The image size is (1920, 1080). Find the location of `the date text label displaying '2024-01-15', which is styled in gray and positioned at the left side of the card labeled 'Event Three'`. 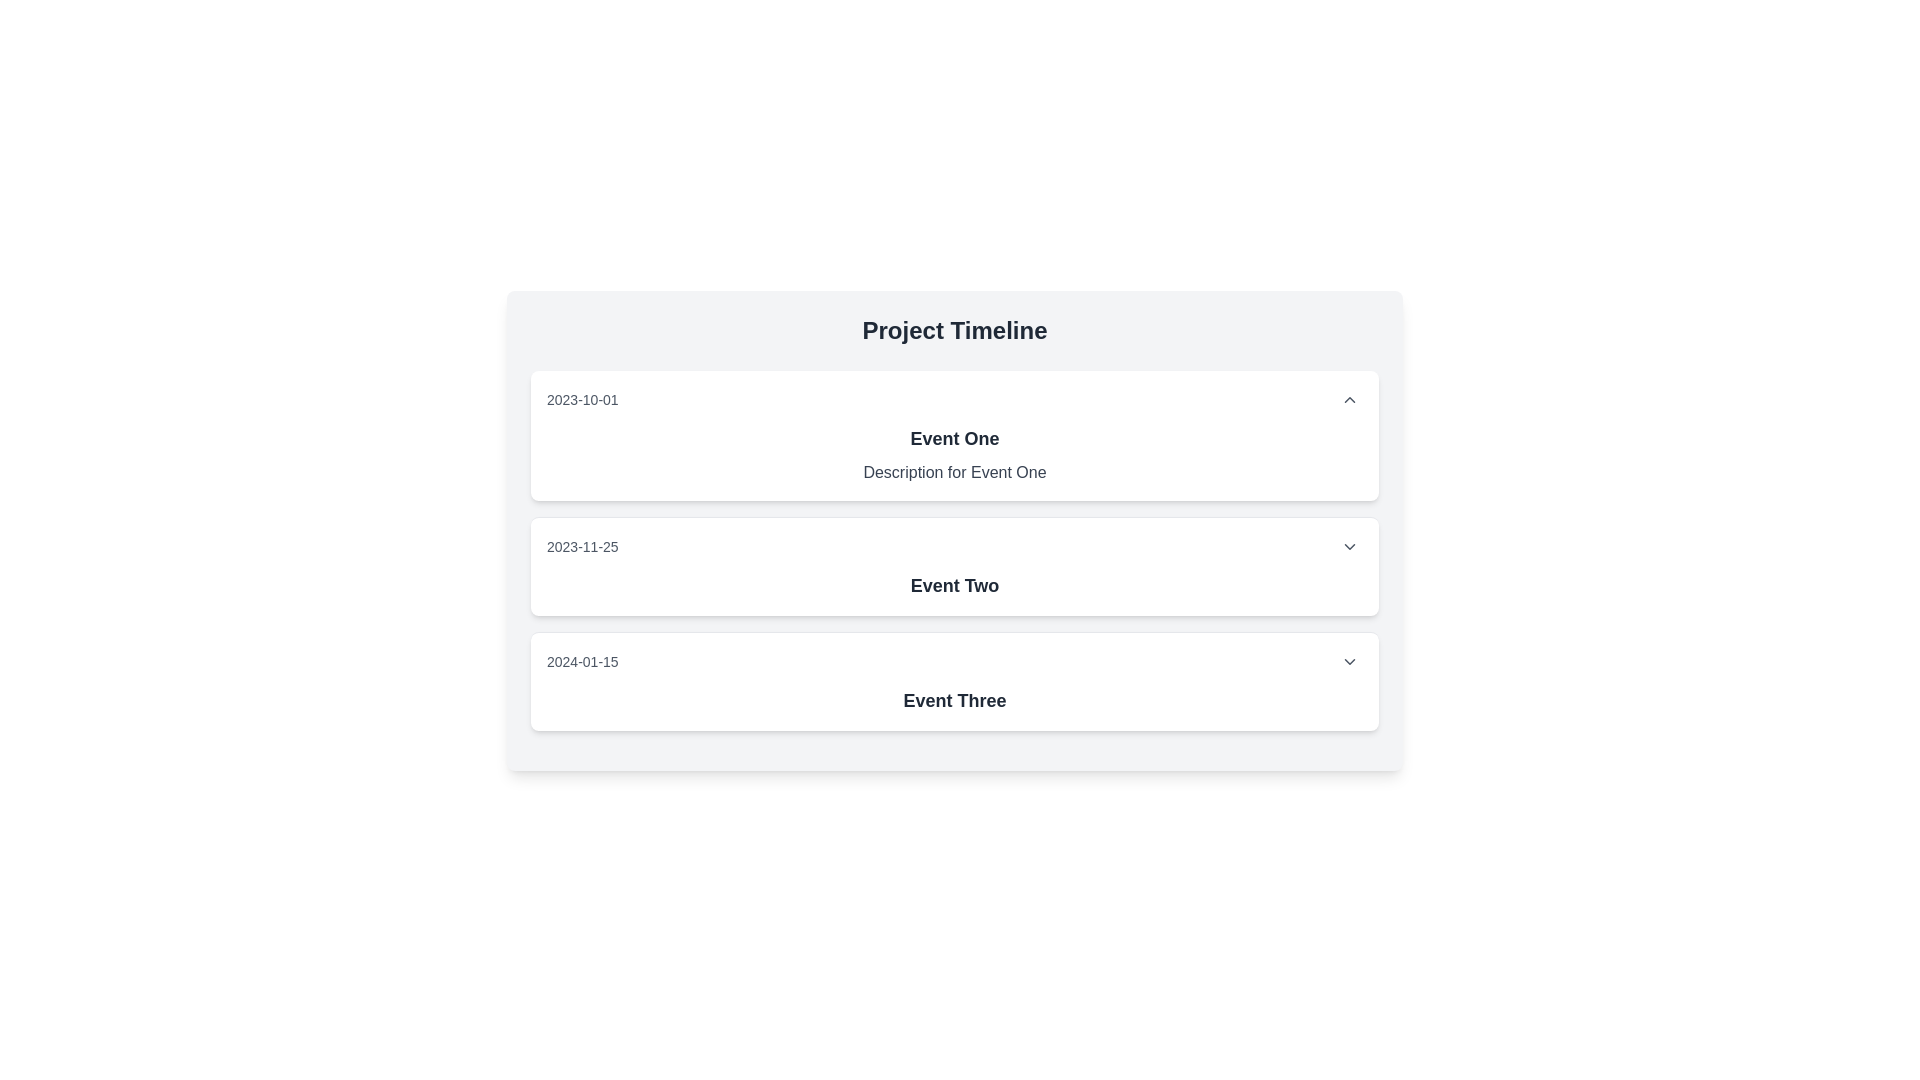

the date text label displaying '2024-01-15', which is styled in gray and positioned at the left side of the card labeled 'Event Three' is located at coordinates (581, 662).